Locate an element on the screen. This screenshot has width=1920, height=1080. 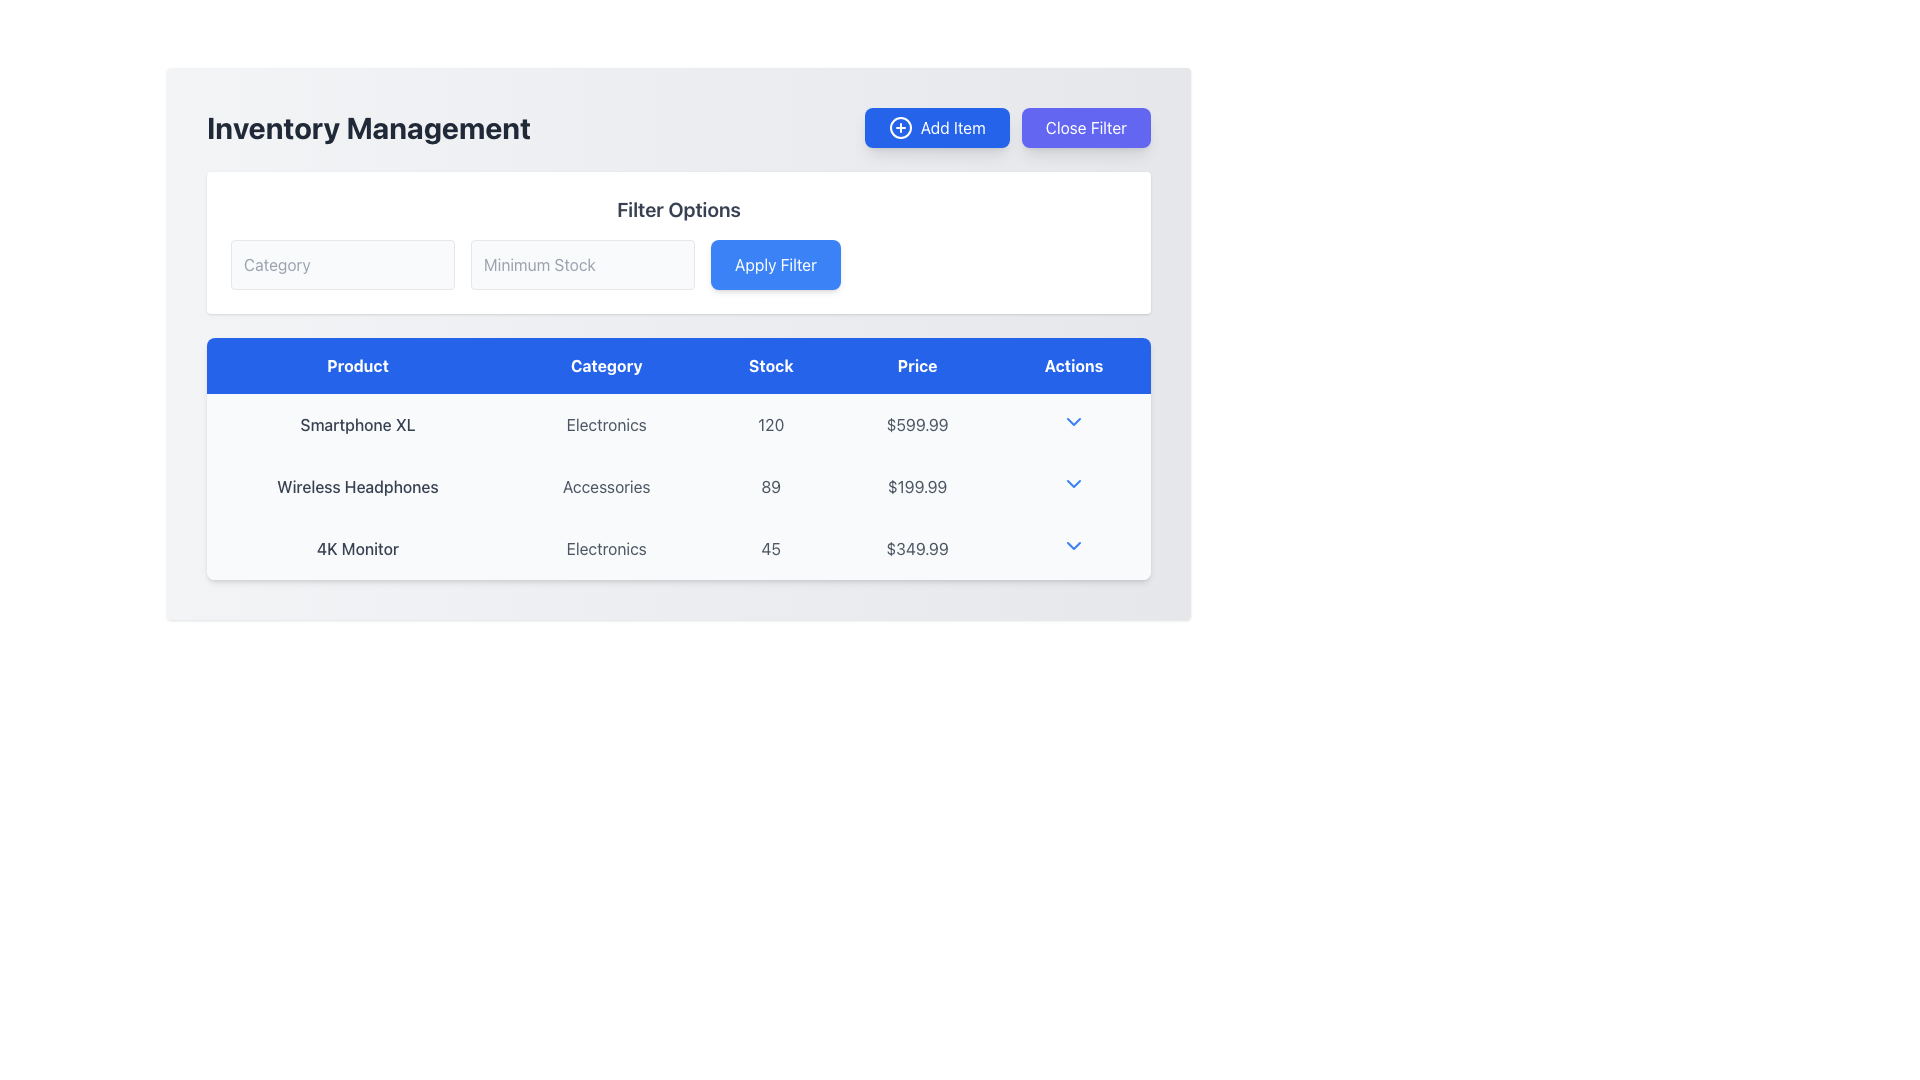
the rectangular text input field with rounded borders and a light gray background, which has the placeholder text 'Minimum Stock', to focus on it is located at coordinates (581, 264).